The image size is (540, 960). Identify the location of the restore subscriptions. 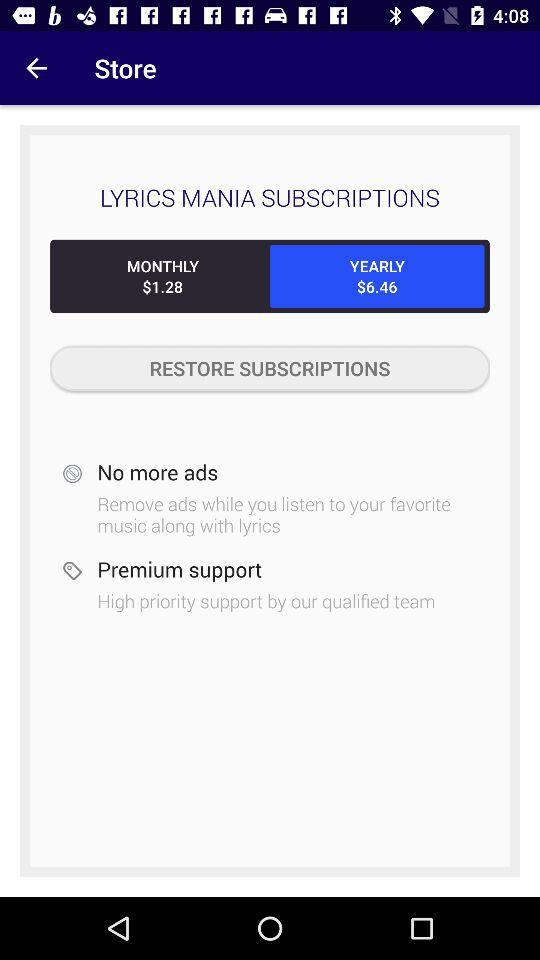
(270, 367).